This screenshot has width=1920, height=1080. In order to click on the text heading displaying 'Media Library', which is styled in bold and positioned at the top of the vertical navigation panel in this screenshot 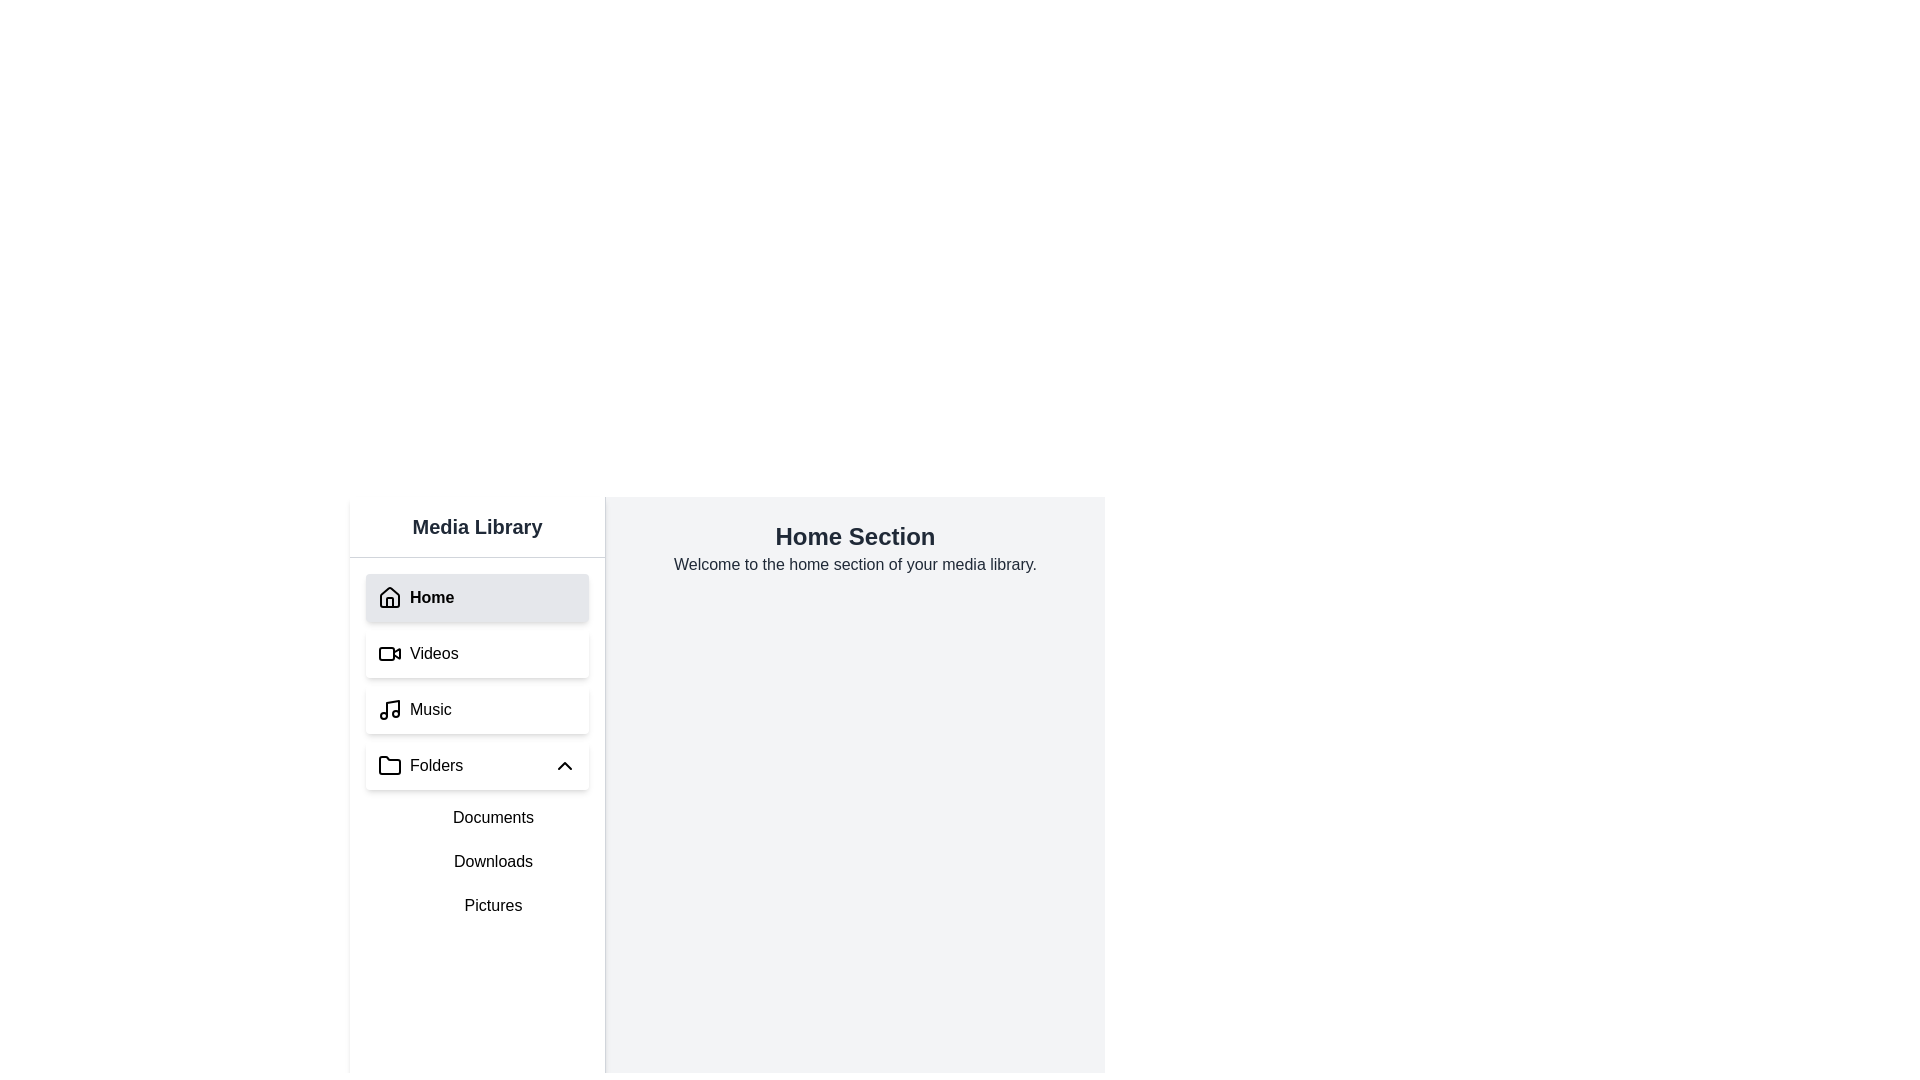, I will do `click(476, 526)`.